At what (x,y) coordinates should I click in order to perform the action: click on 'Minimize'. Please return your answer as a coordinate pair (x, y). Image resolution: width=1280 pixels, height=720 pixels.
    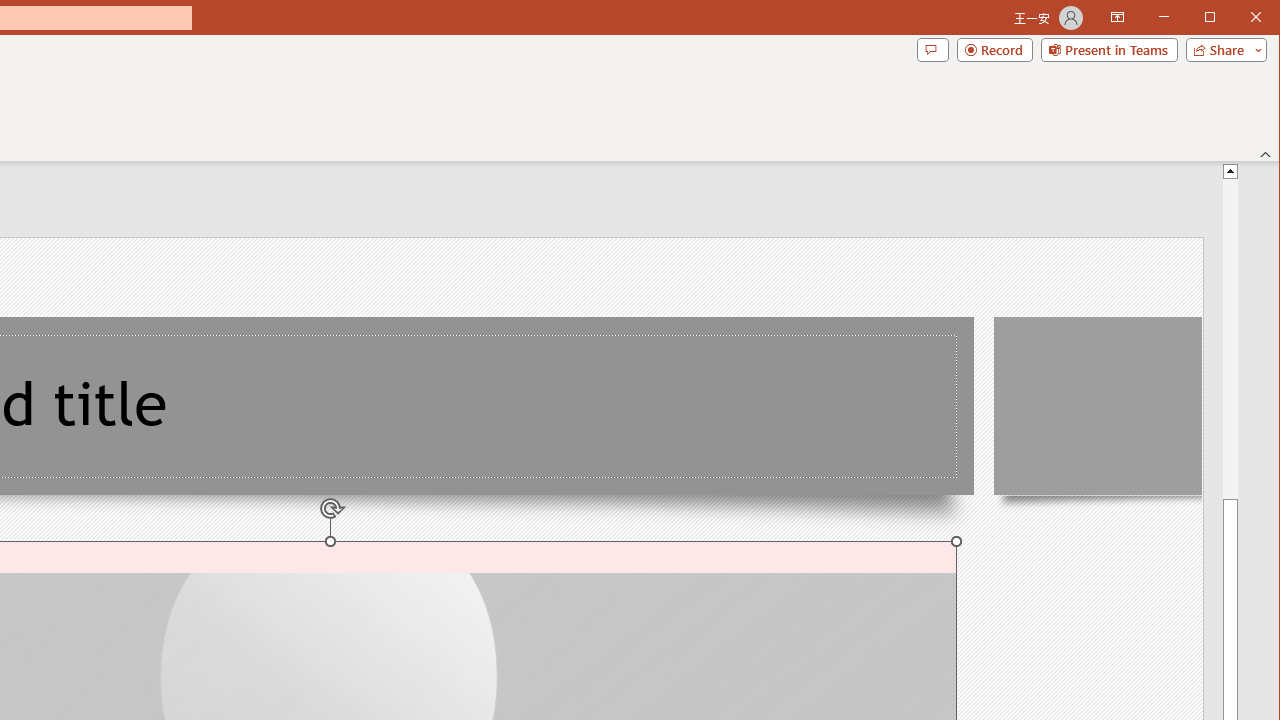
    Looking at the image, I should click on (1215, 19).